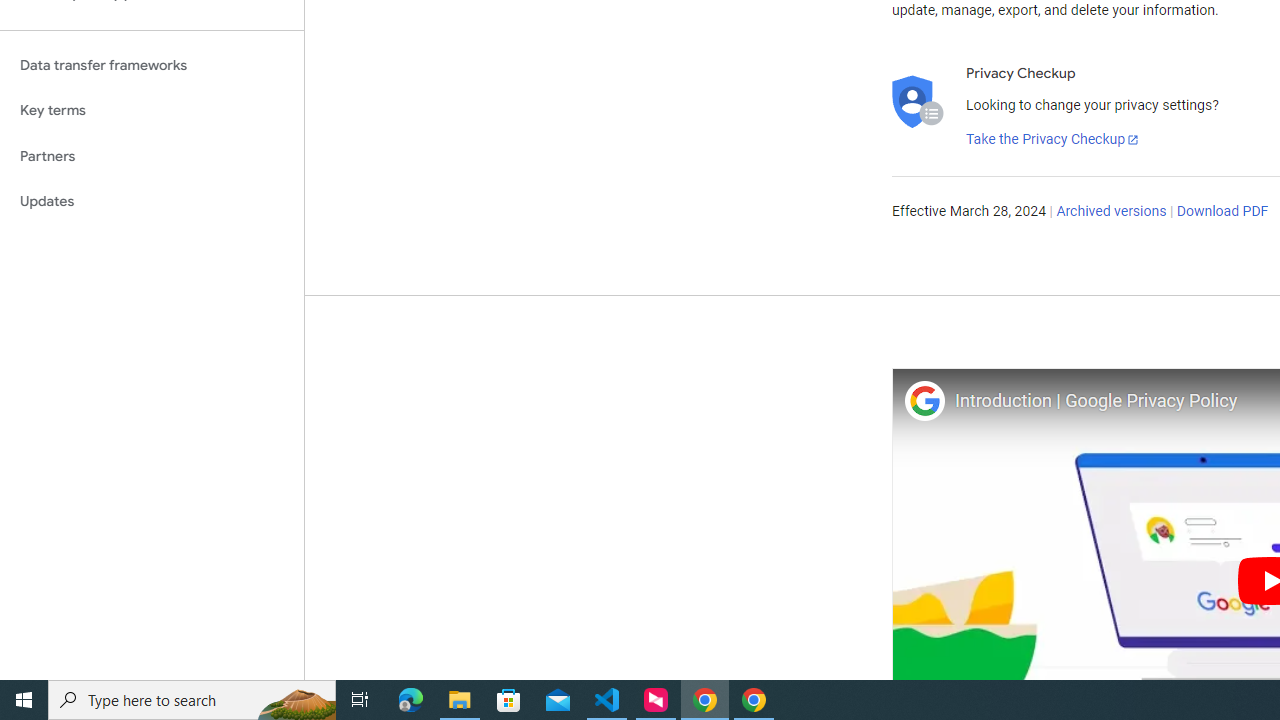 This screenshot has height=720, width=1280. What do you see at coordinates (923, 400) in the screenshot?
I see `'Photo image of Google'` at bounding box center [923, 400].